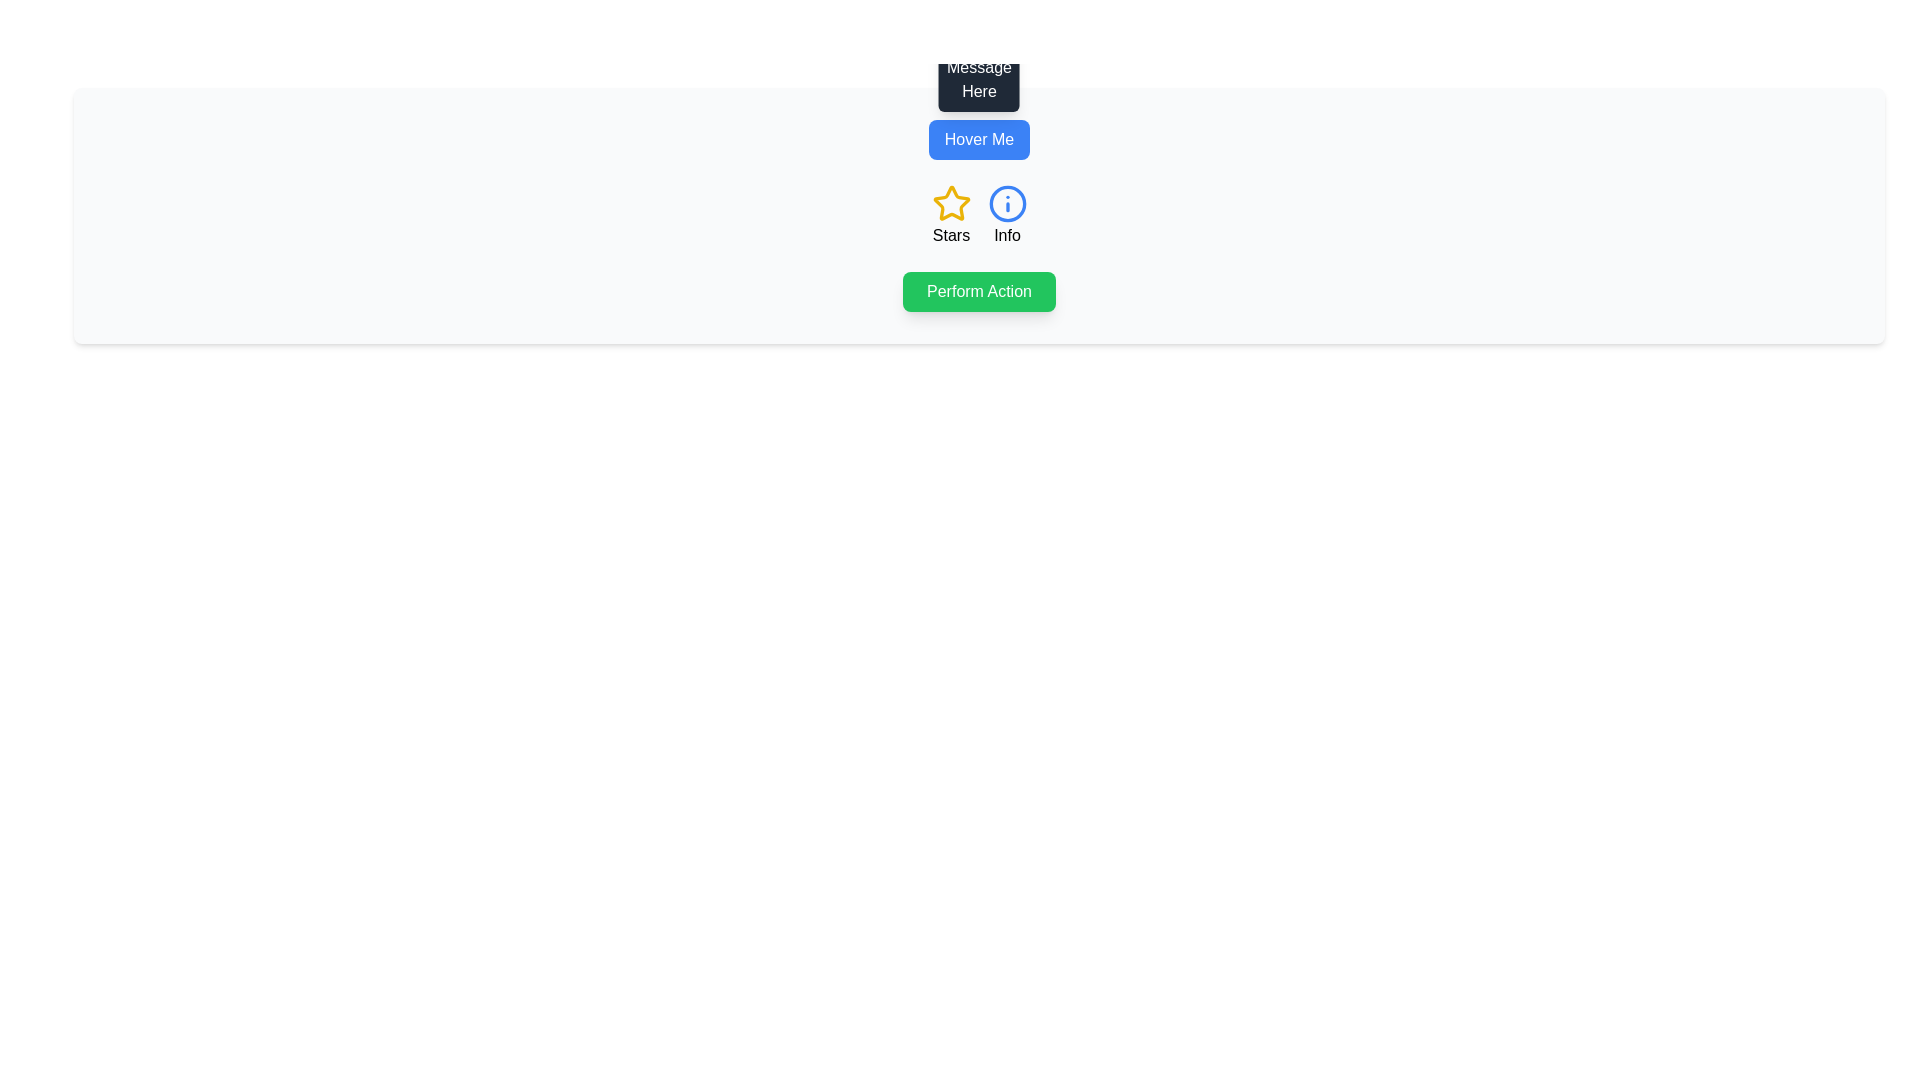 This screenshot has height=1080, width=1920. I want to click on the star-shaped icon with a yellow outline located next to the 'Stars' label and to the left of the circular 'Info' icon, so click(950, 204).